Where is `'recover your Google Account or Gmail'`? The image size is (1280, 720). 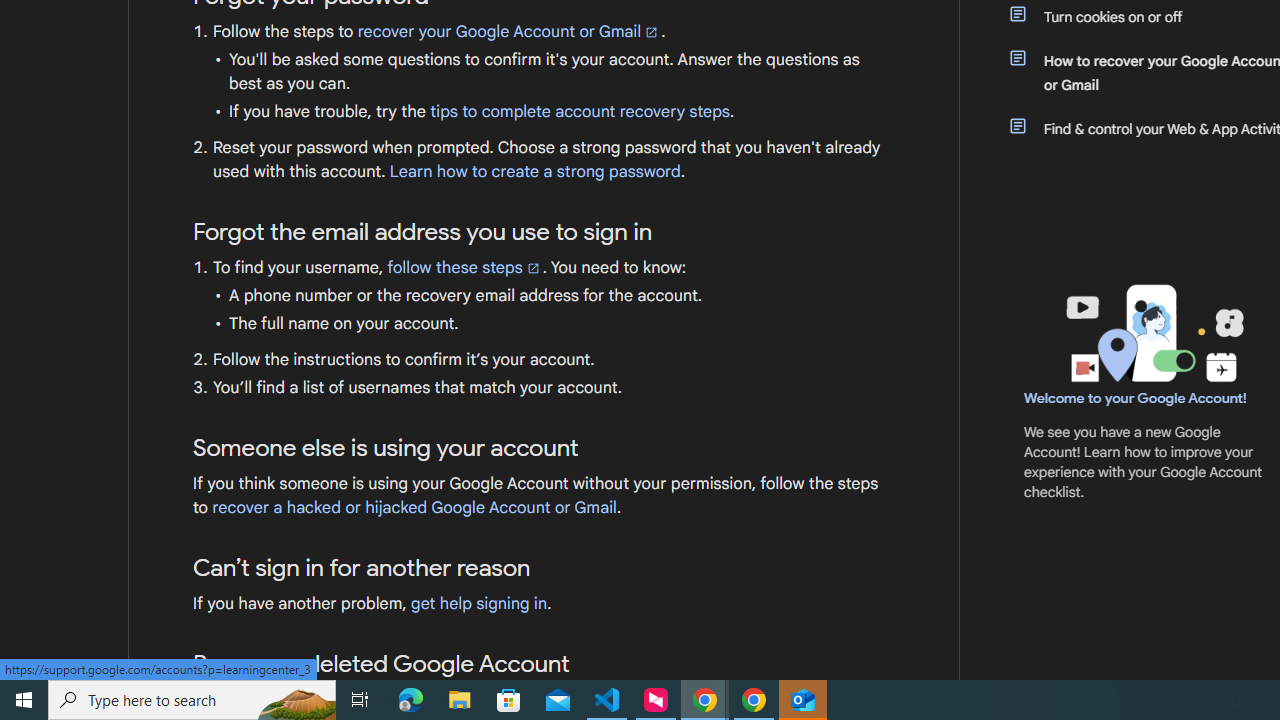
'recover your Google Account or Gmail' is located at coordinates (509, 32).